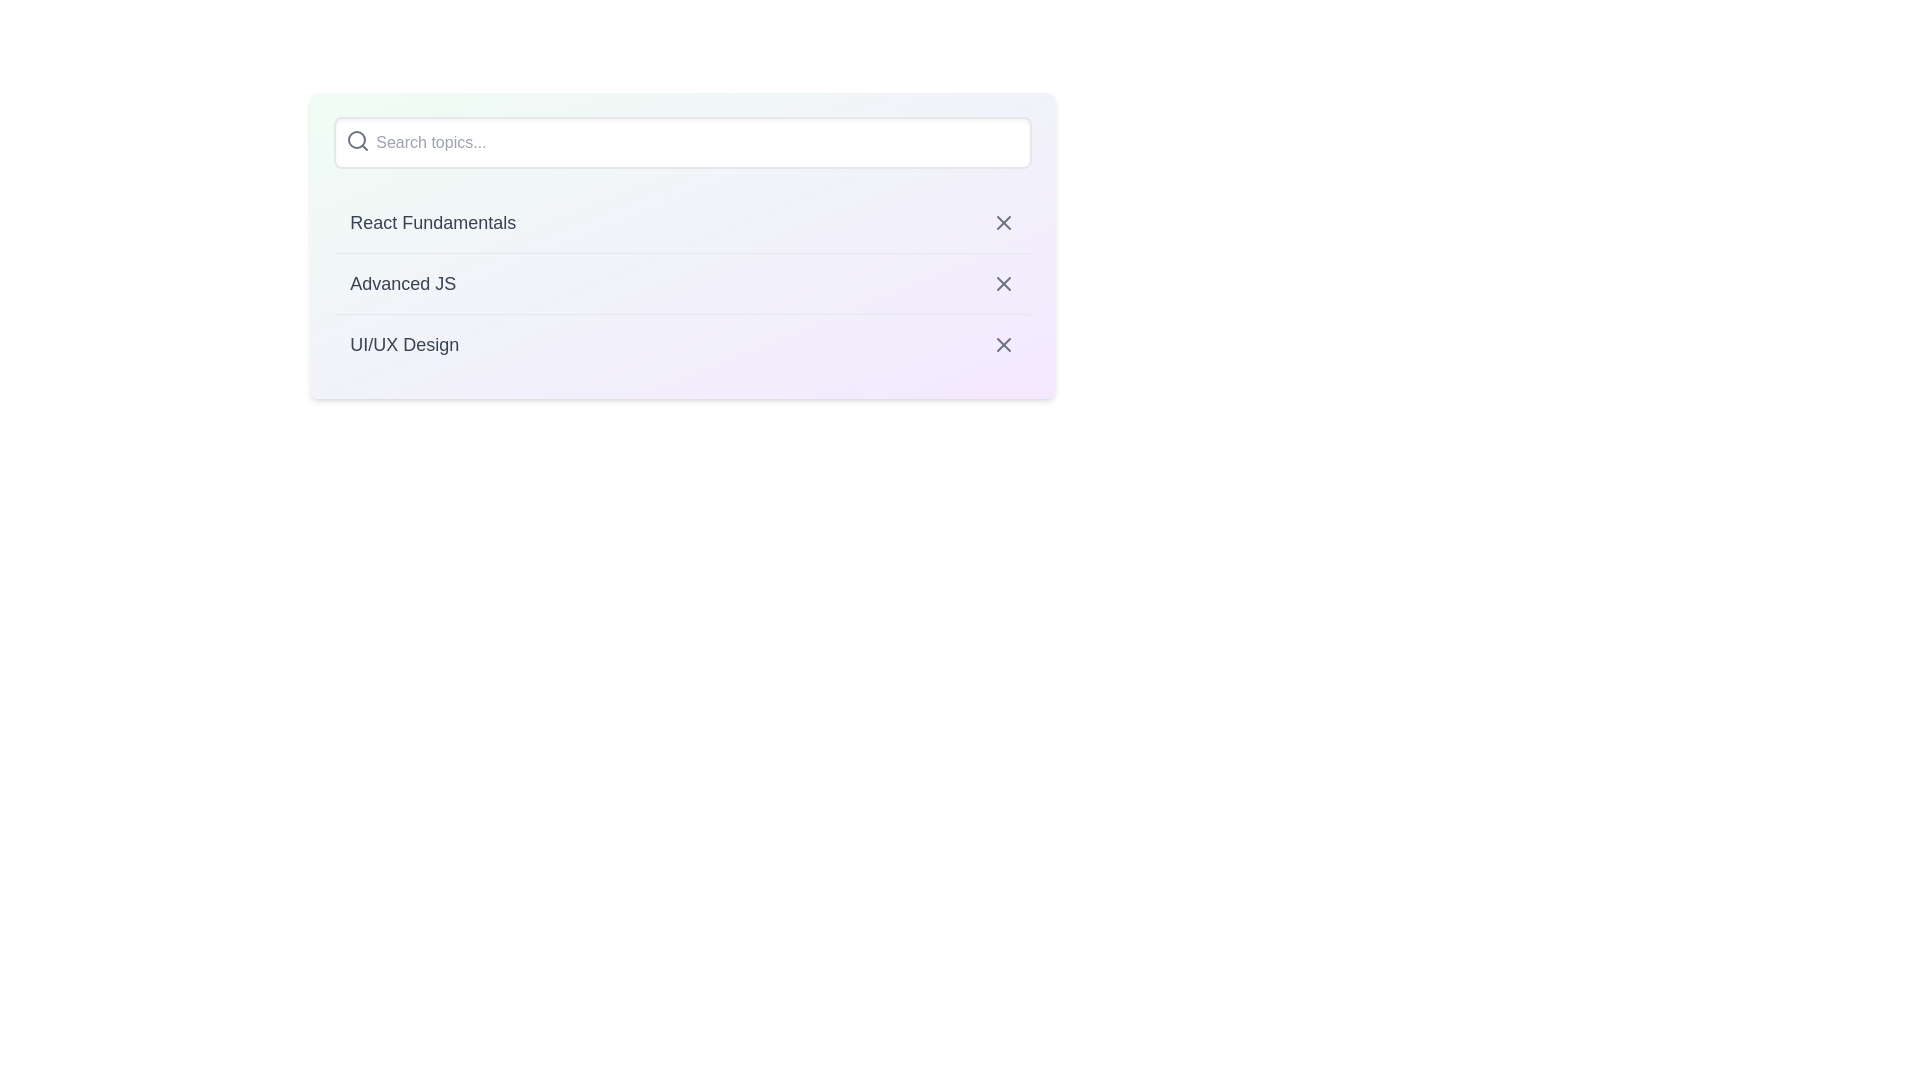 The image size is (1920, 1080). Describe the element at coordinates (1003, 343) in the screenshot. I see `close button of the item titled UI/UX Design to deselect it` at that location.